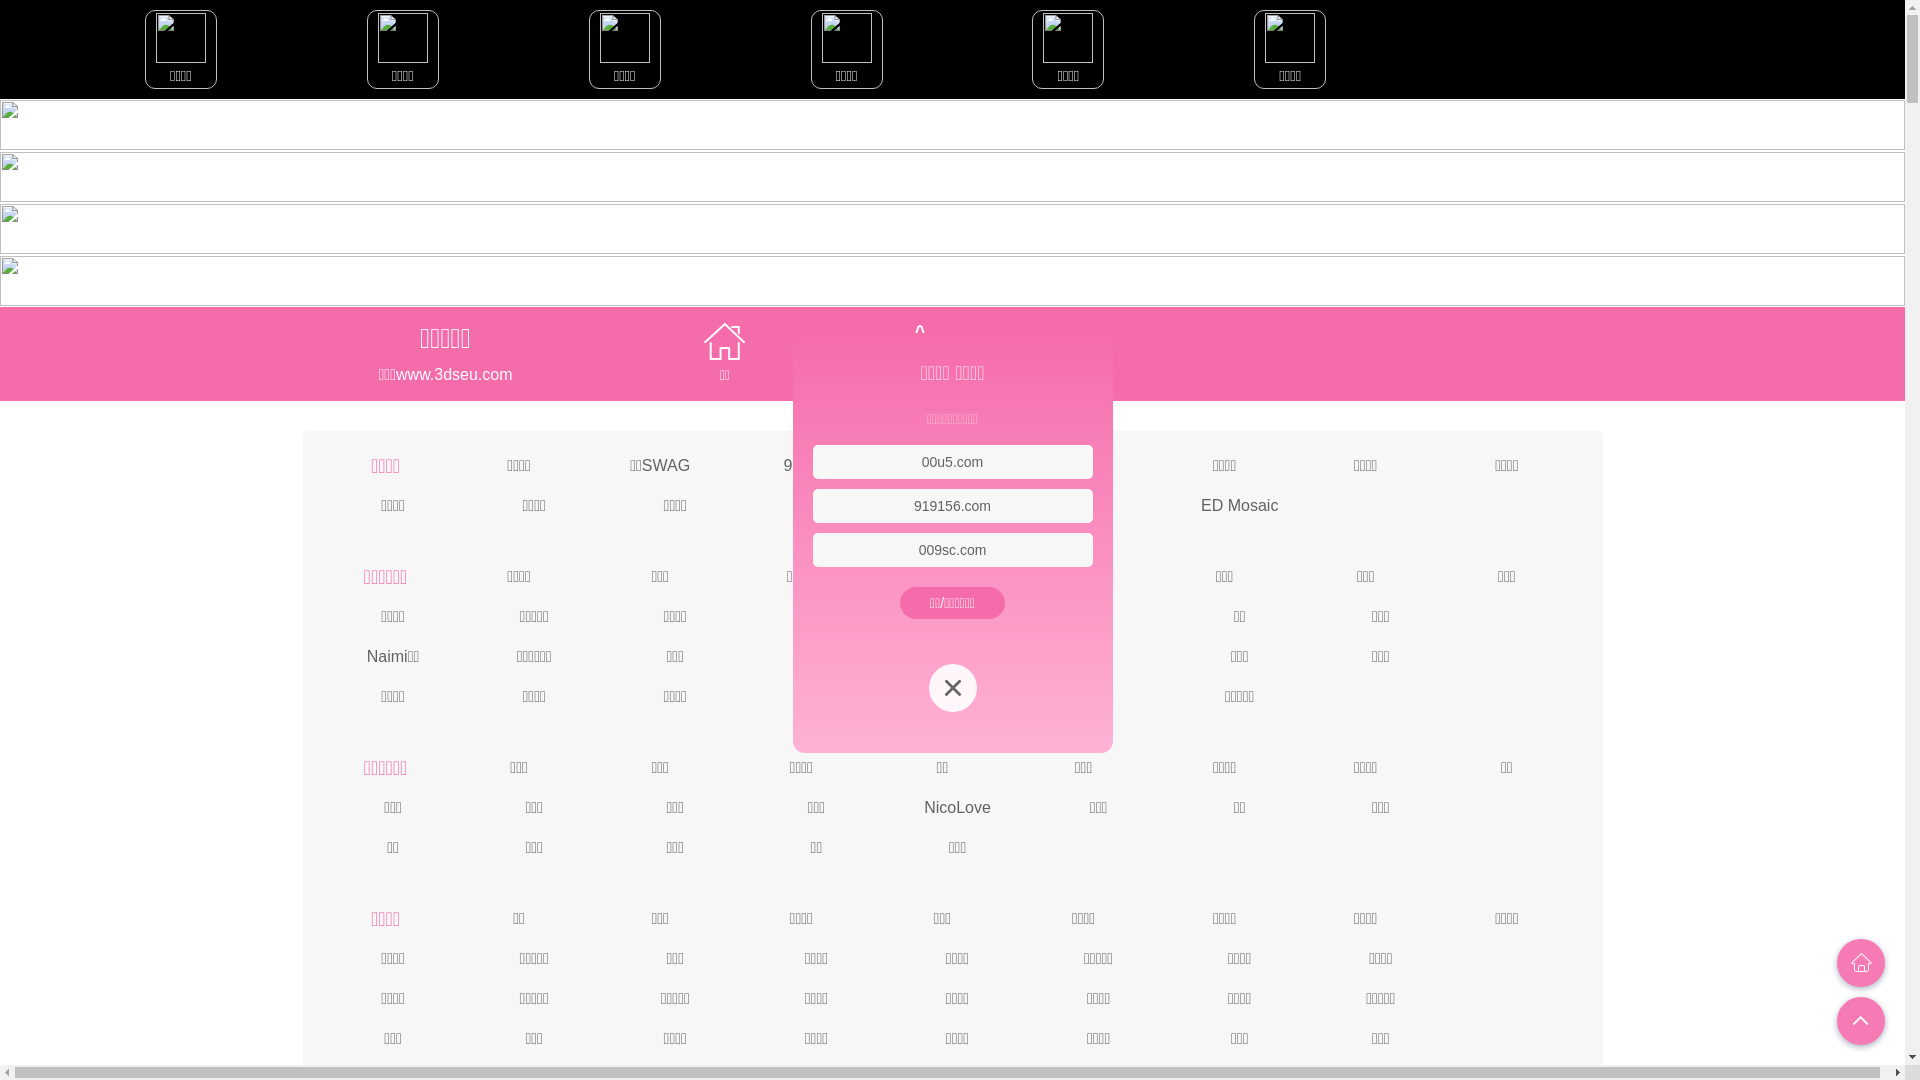 The width and height of the screenshot is (1920, 1080). What do you see at coordinates (920, 462) in the screenshot?
I see `'00u5.com'` at bounding box center [920, 462].